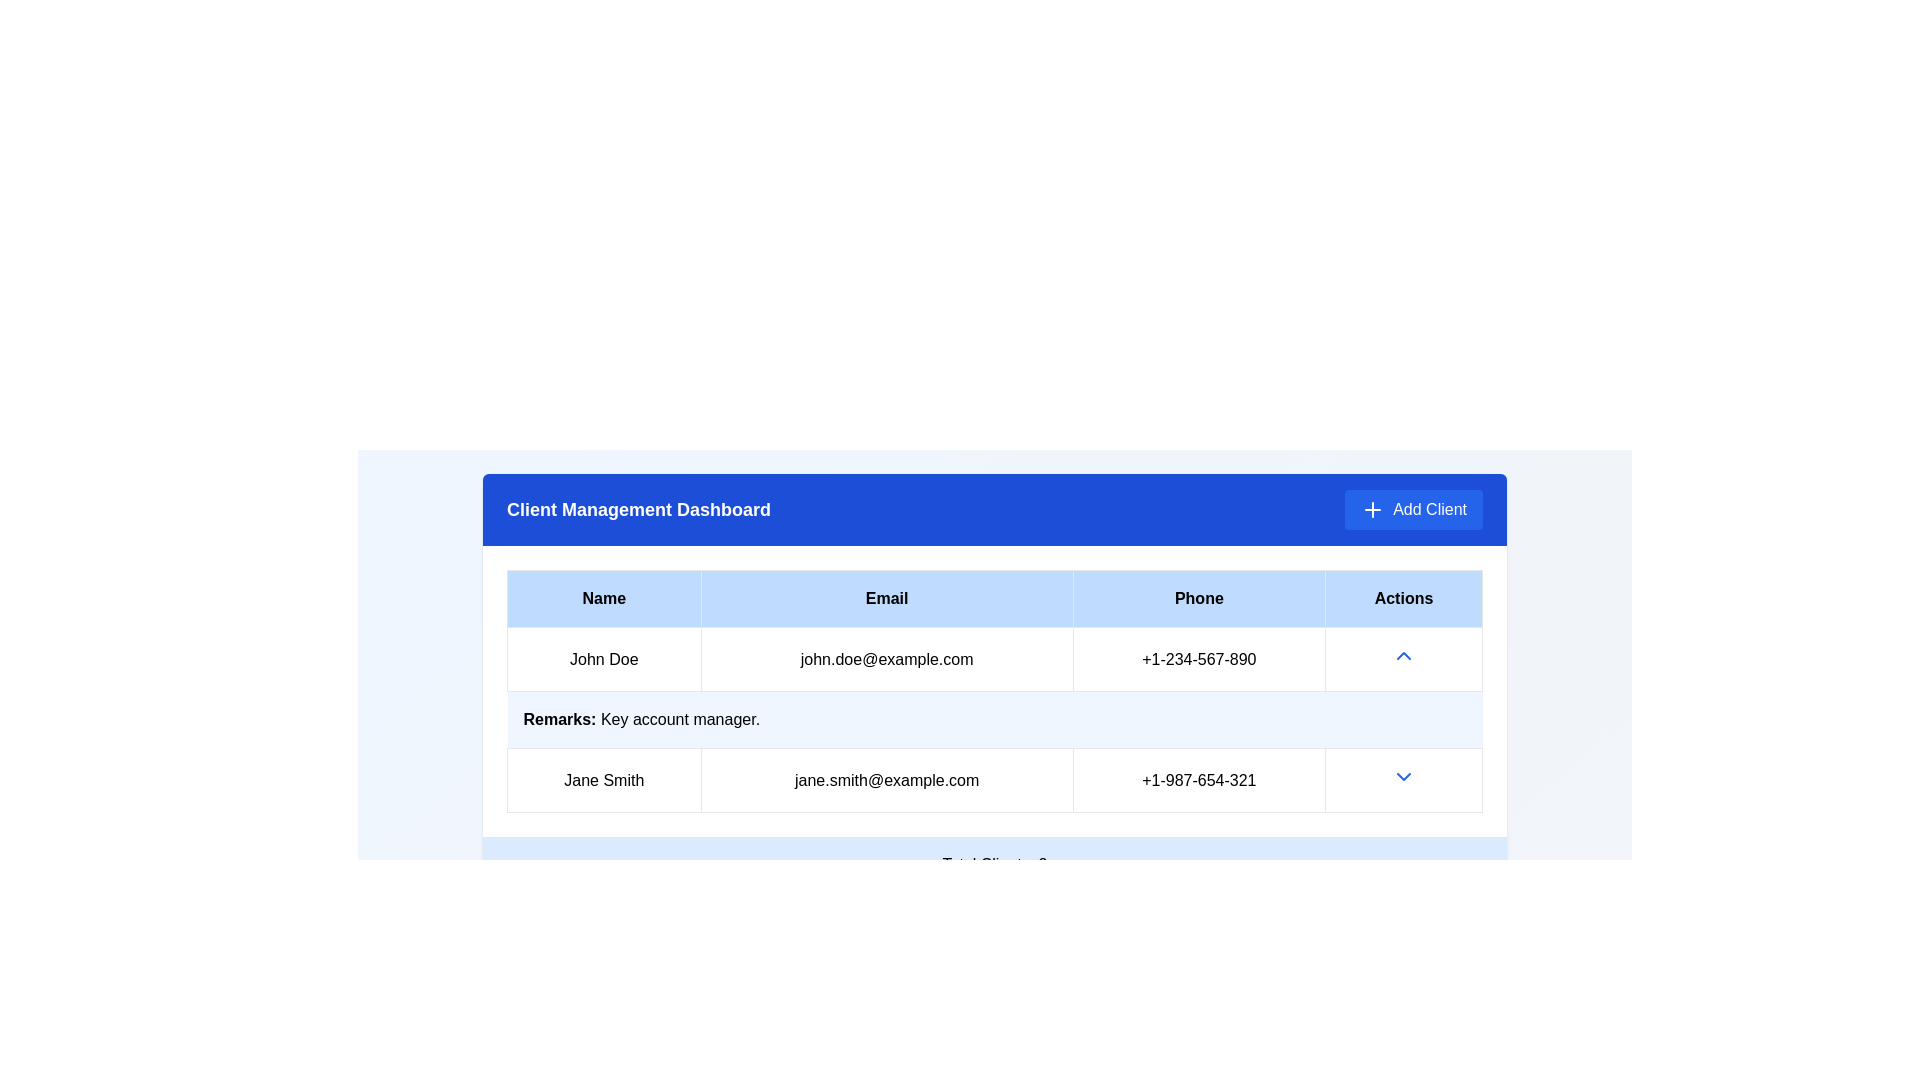 Image resolution: width=1920 pixels, height=1080 pixels. Describe the element at coordinates (1402, 775) in the screenshot. I see `the second chevron icon in the 'Actions' column of the table related to Jane Smith` at that location.